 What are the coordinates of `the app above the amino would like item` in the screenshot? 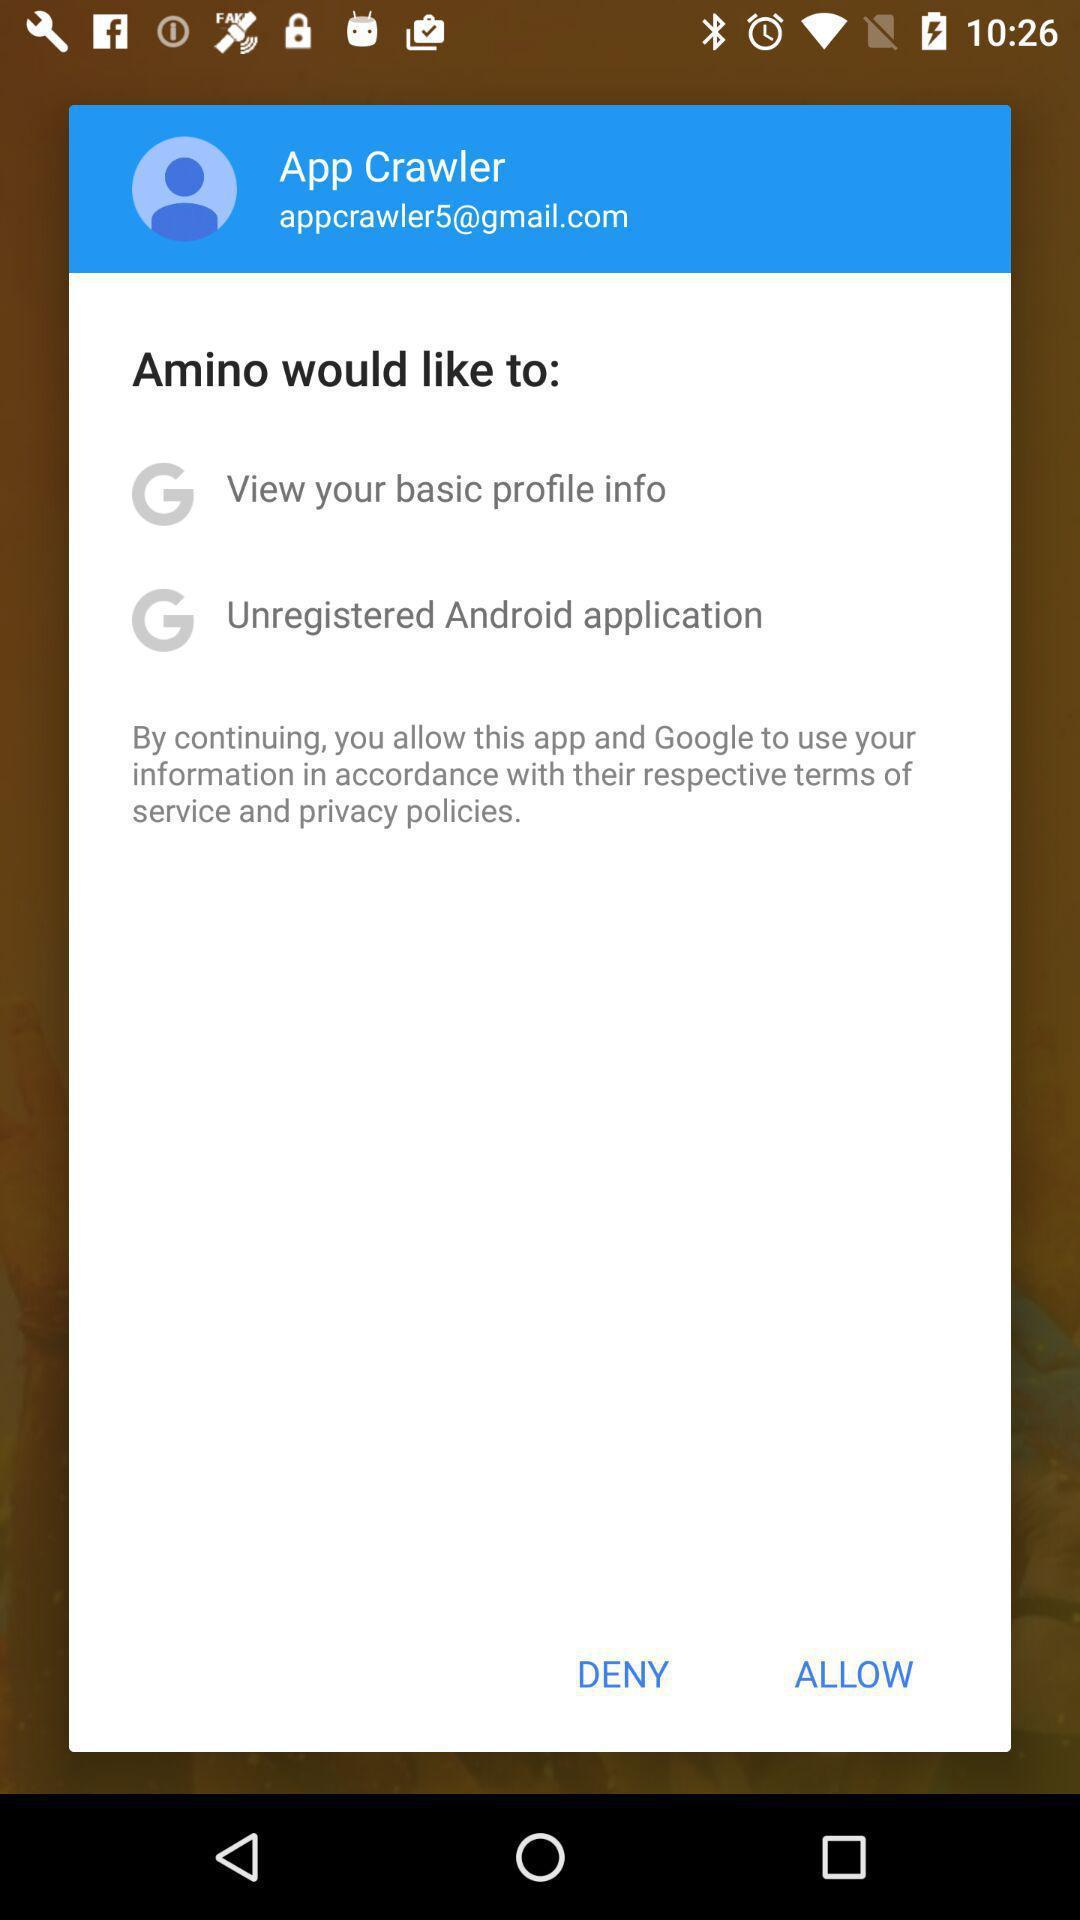 It's located at (454, 214).